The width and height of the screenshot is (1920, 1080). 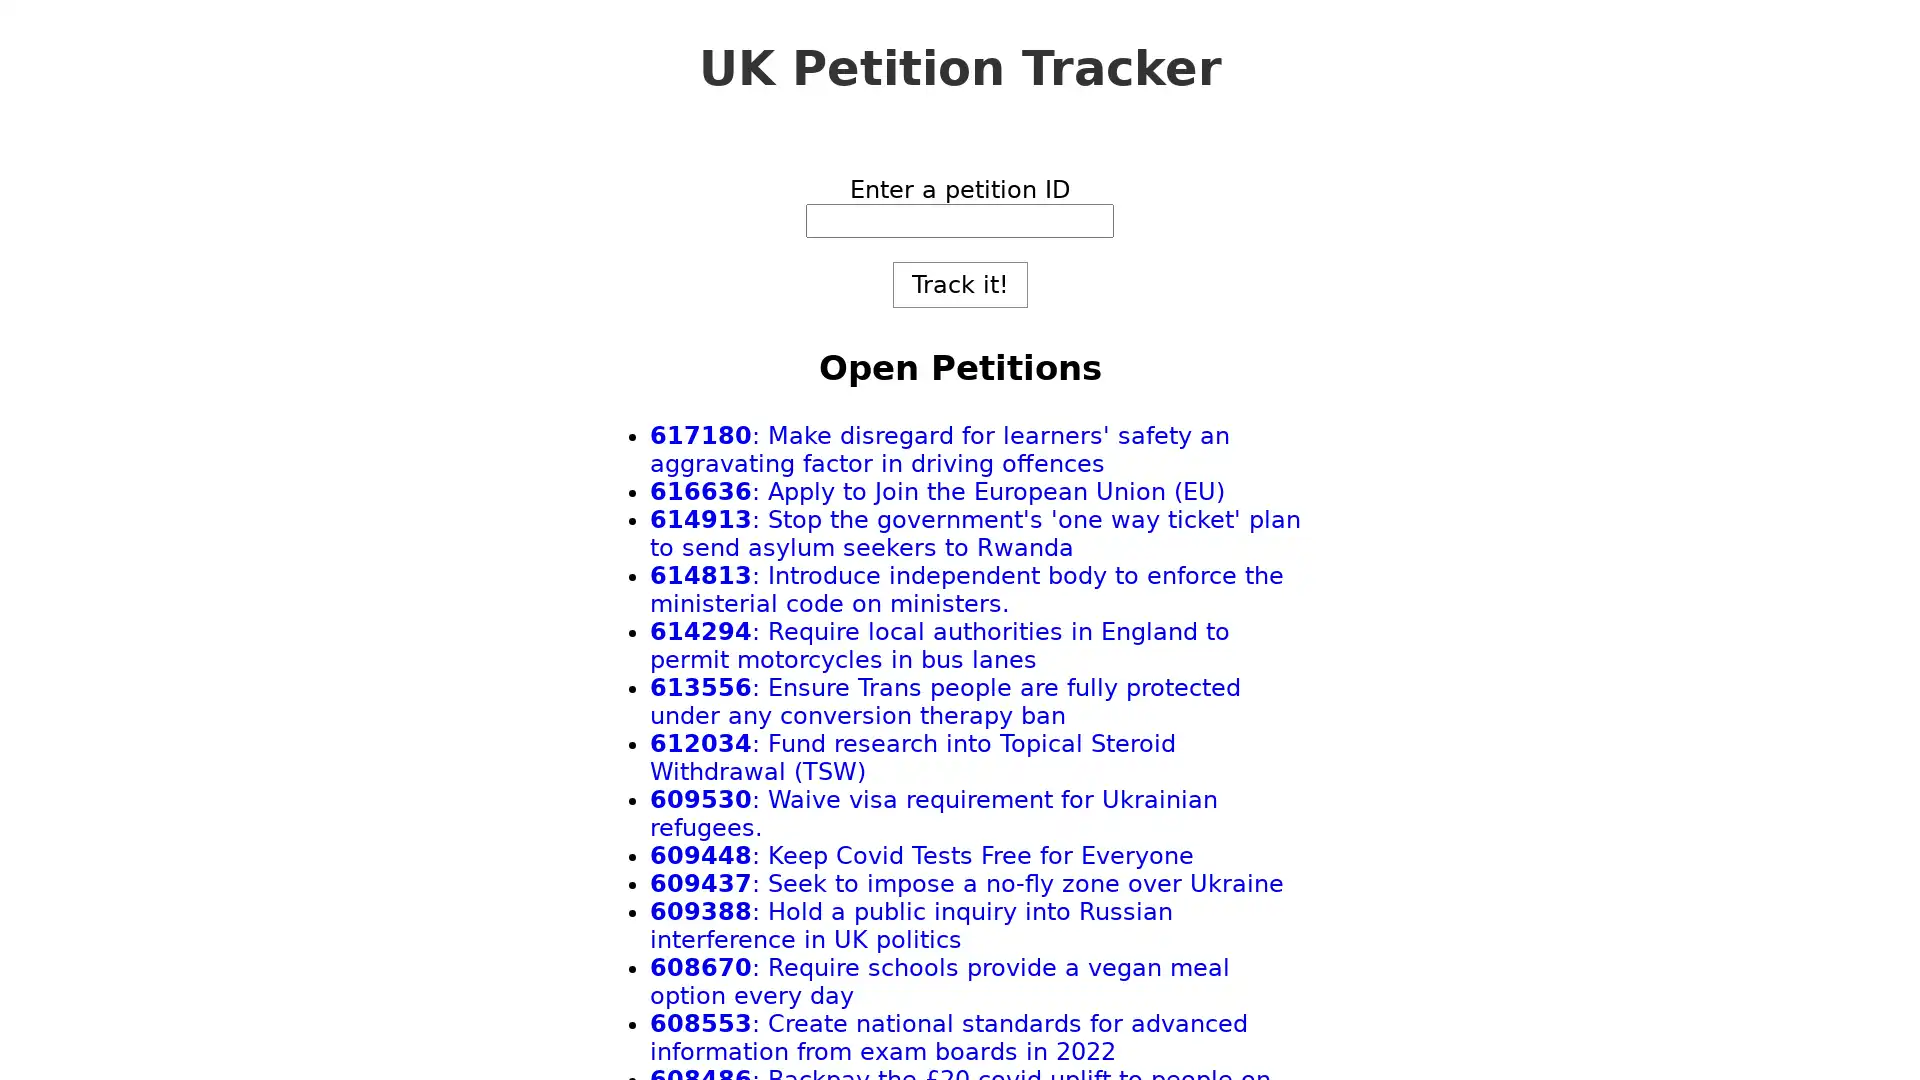 What do you see at coordinates (958, 285) in the screenshot?
I see `Track it!` at bounding box center [958, 285].